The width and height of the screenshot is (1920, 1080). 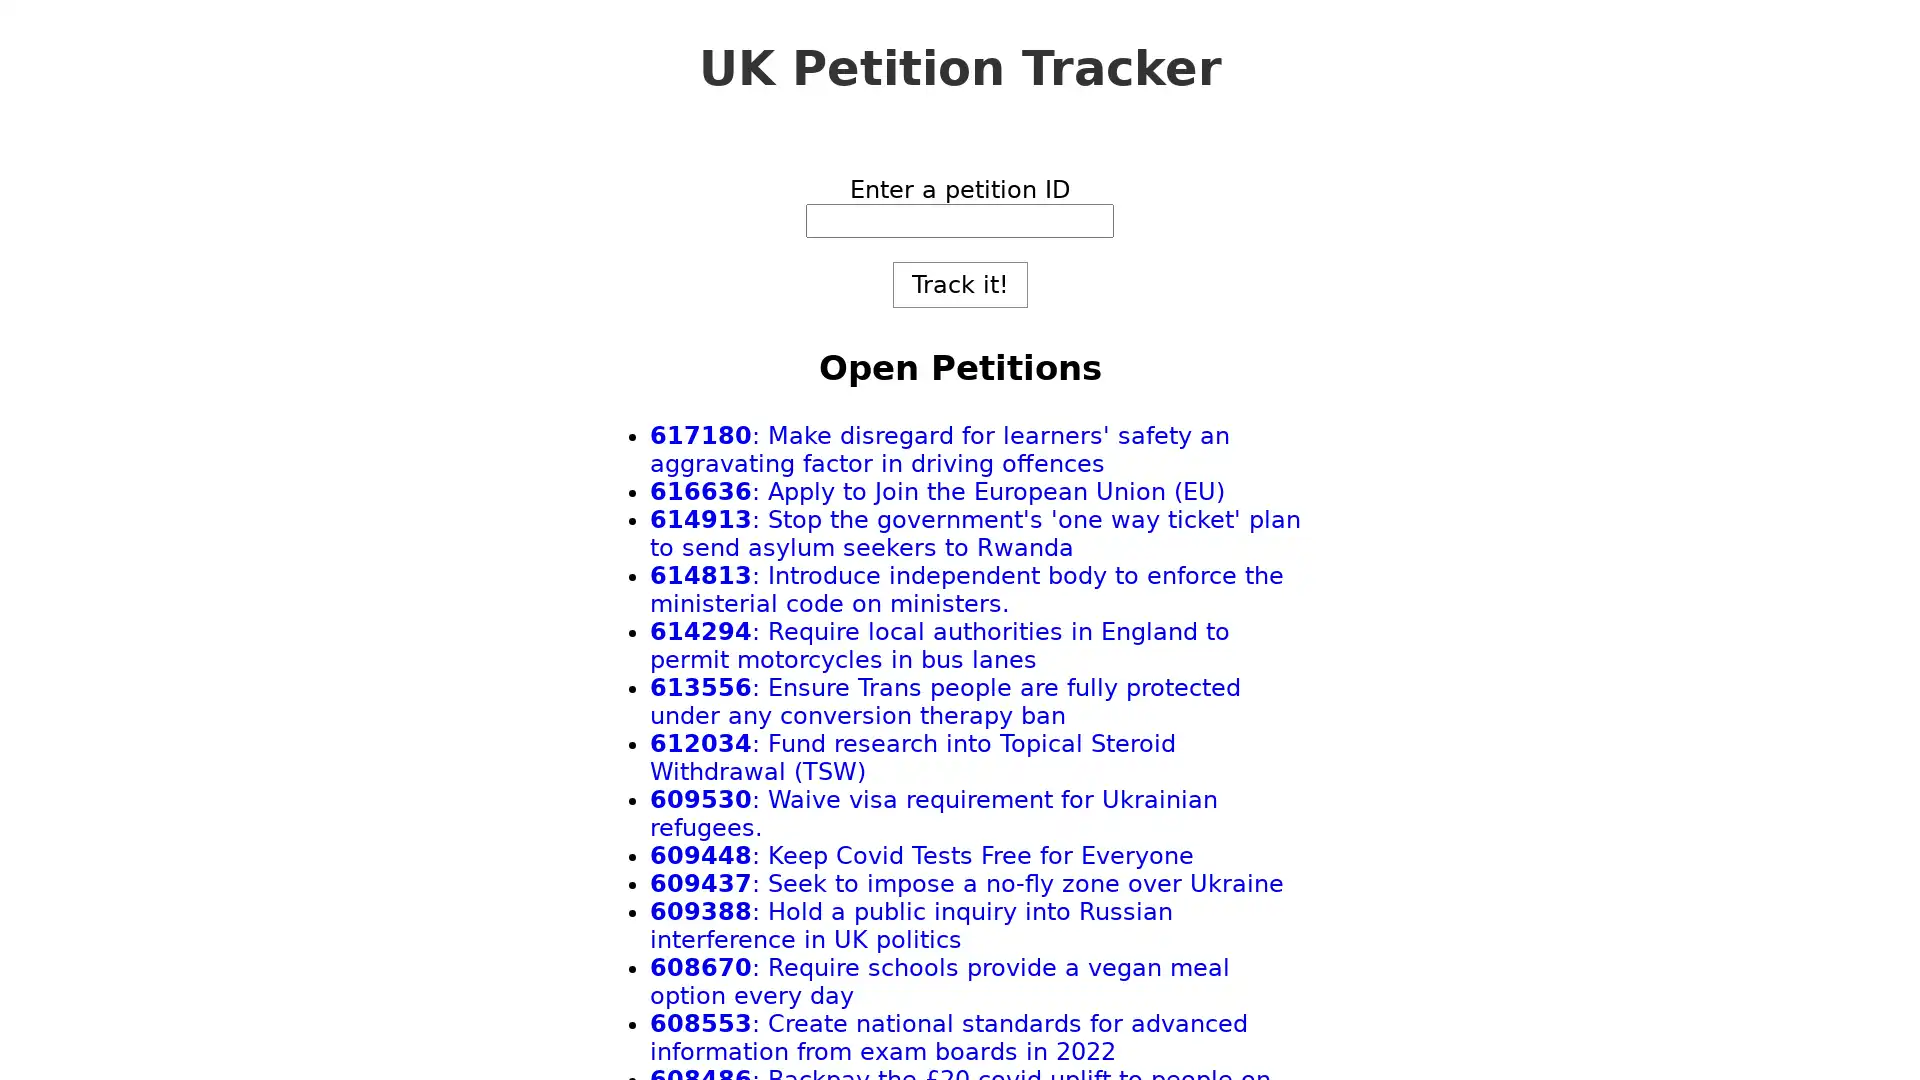 What do you see at coordinates (958, 285) in the screenshot?
I see `Track it!` at bounding box center [958, 285].